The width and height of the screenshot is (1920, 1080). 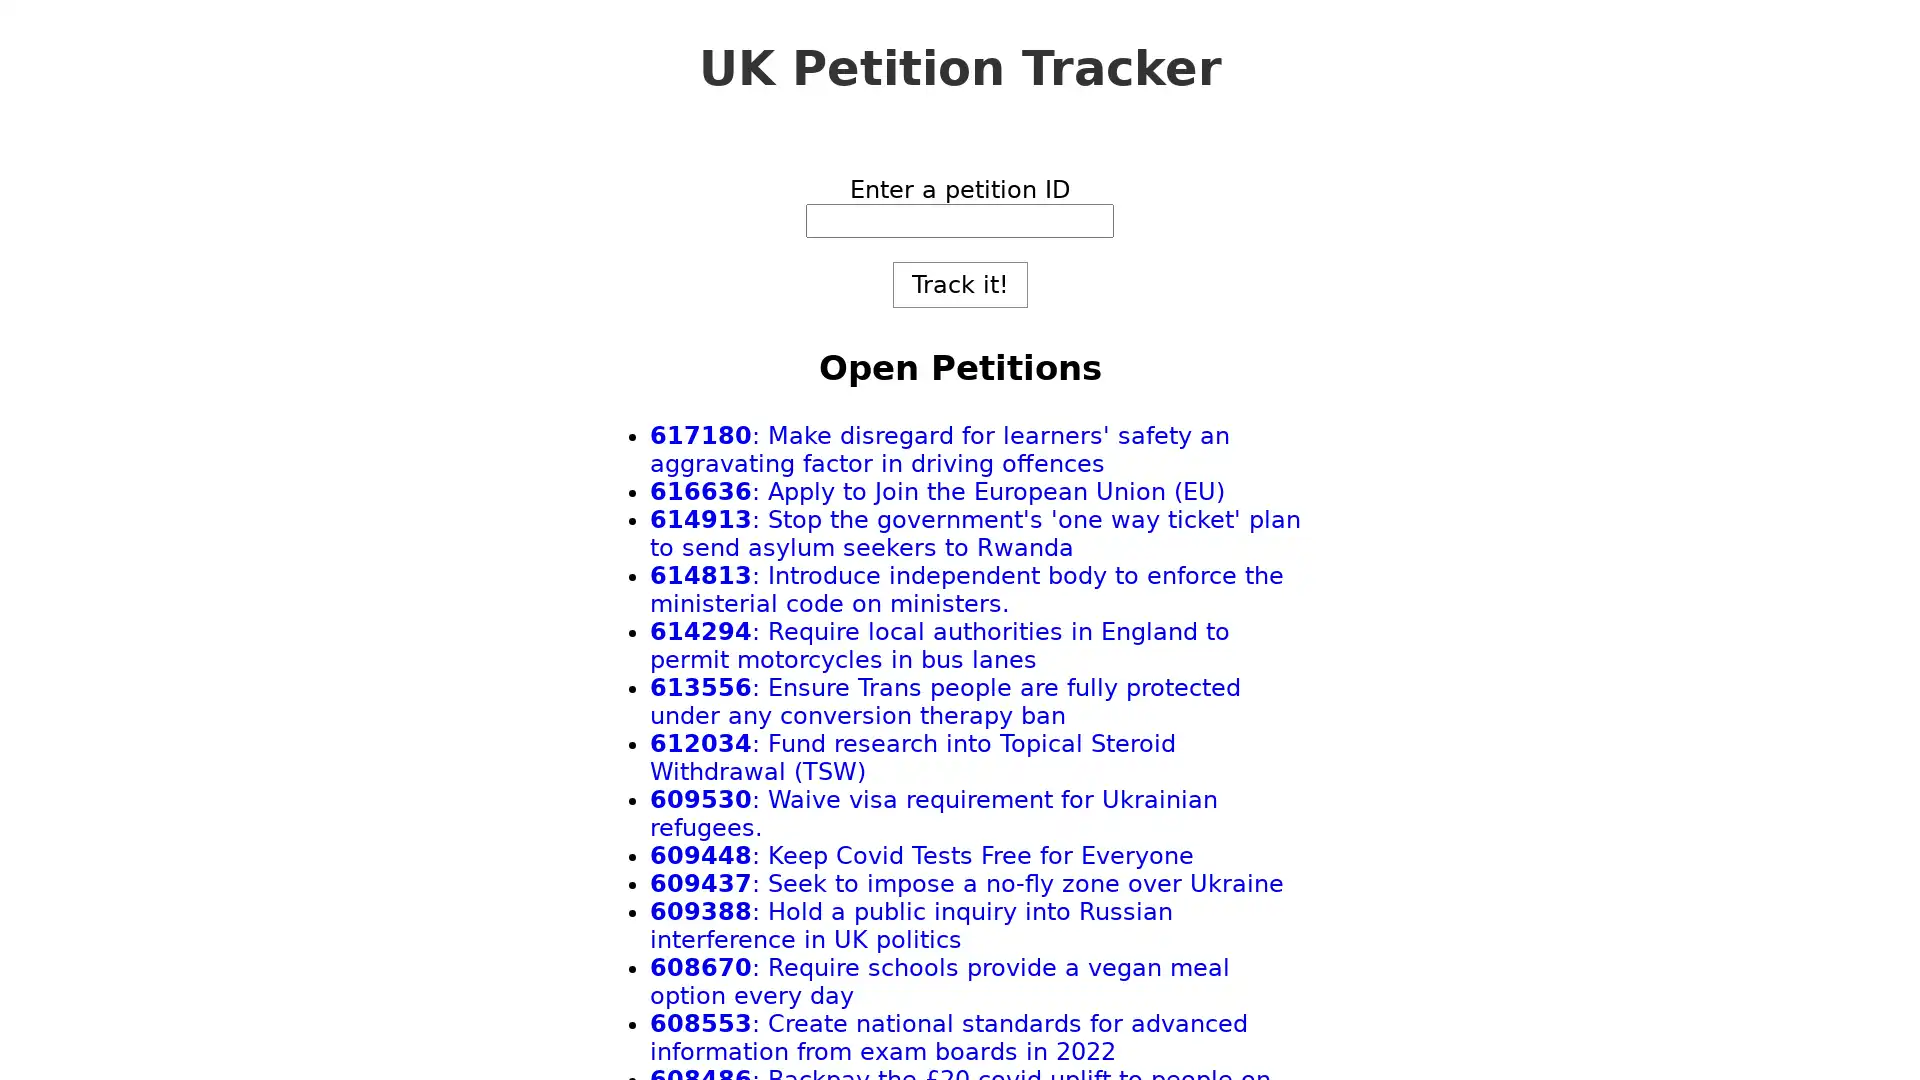 What do you see at coordinates (958, 285) in the screenshot?
I see `Track it!` at bounding box center [958, 285].